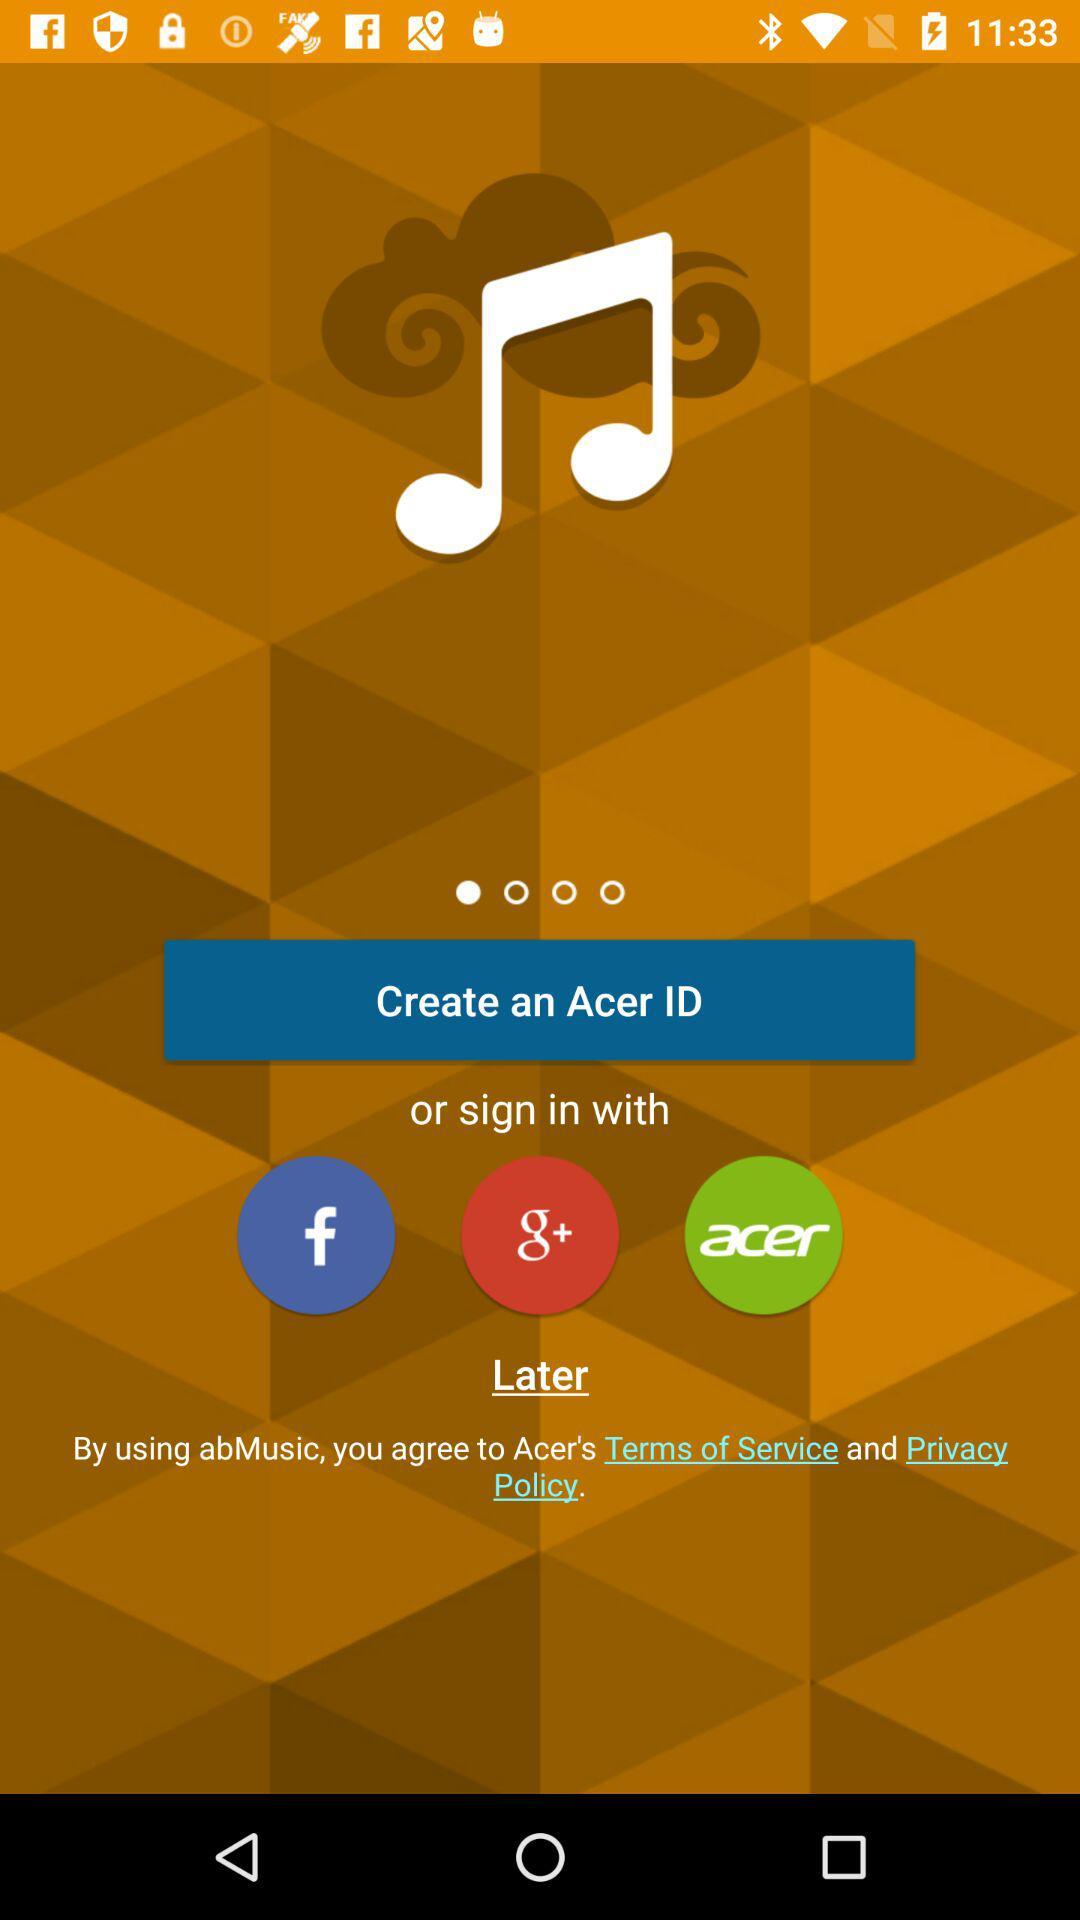 This screenshot has height=1920, width=1080. I want to click on google+ icon, so click(540, 1234).